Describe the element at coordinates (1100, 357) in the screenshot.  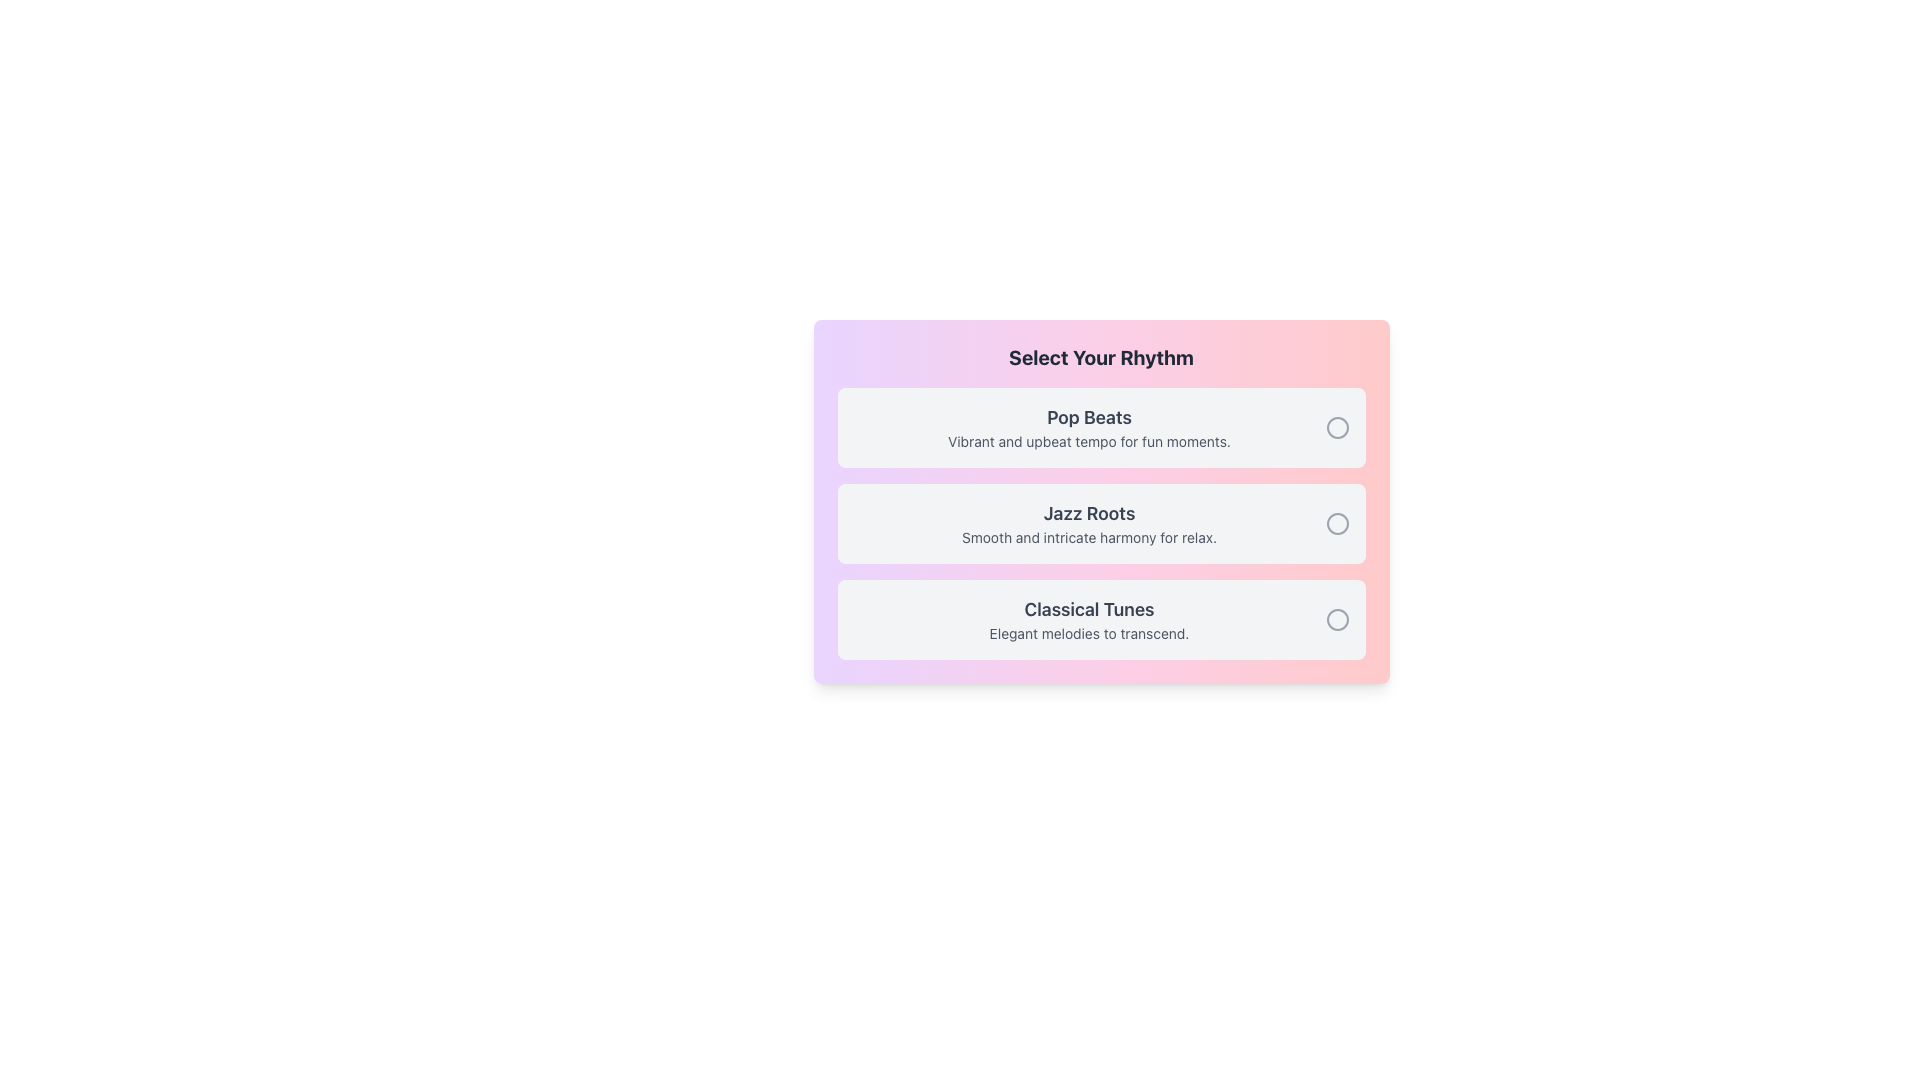
I see `text heading that says 'Select Your Rhythm', which is a bold and large-sized text styled with dark gray color at the top of a pastel-gradient background` at that location.